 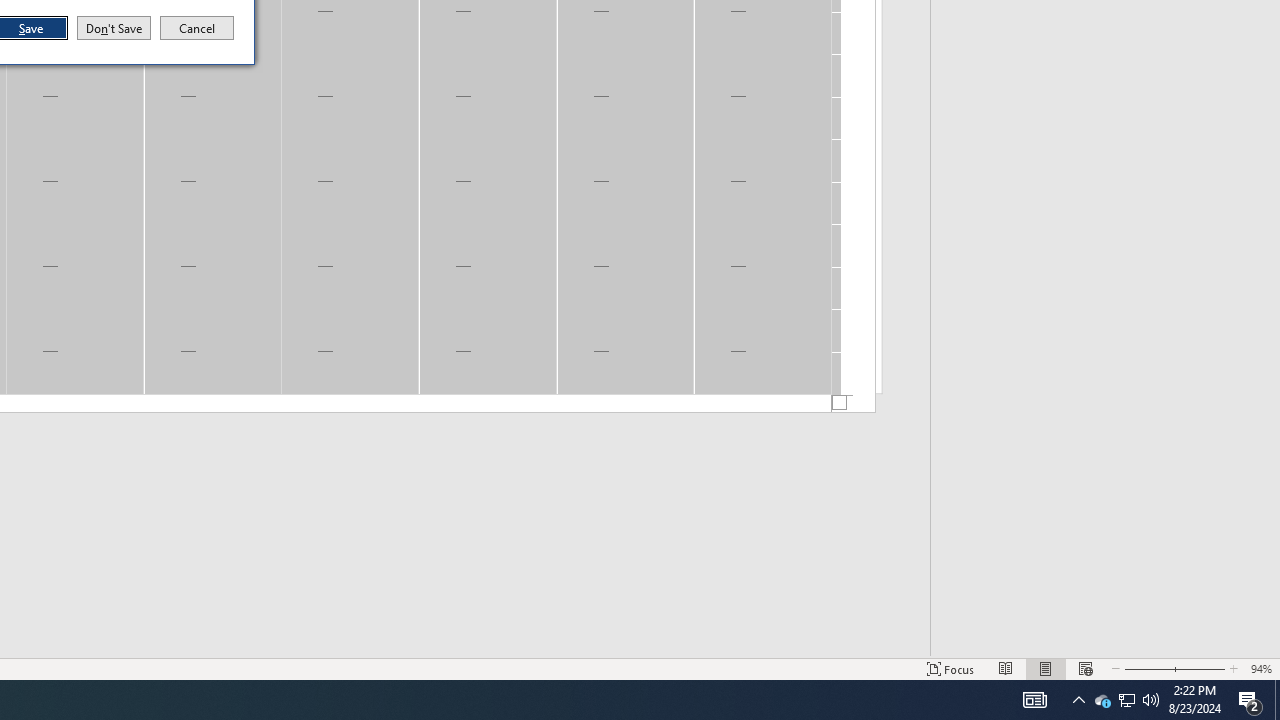 What do you see at coordinates (1147, 669) in the screenshot?
I see `'Zoom Out'` at bounding box center [1147, 669].